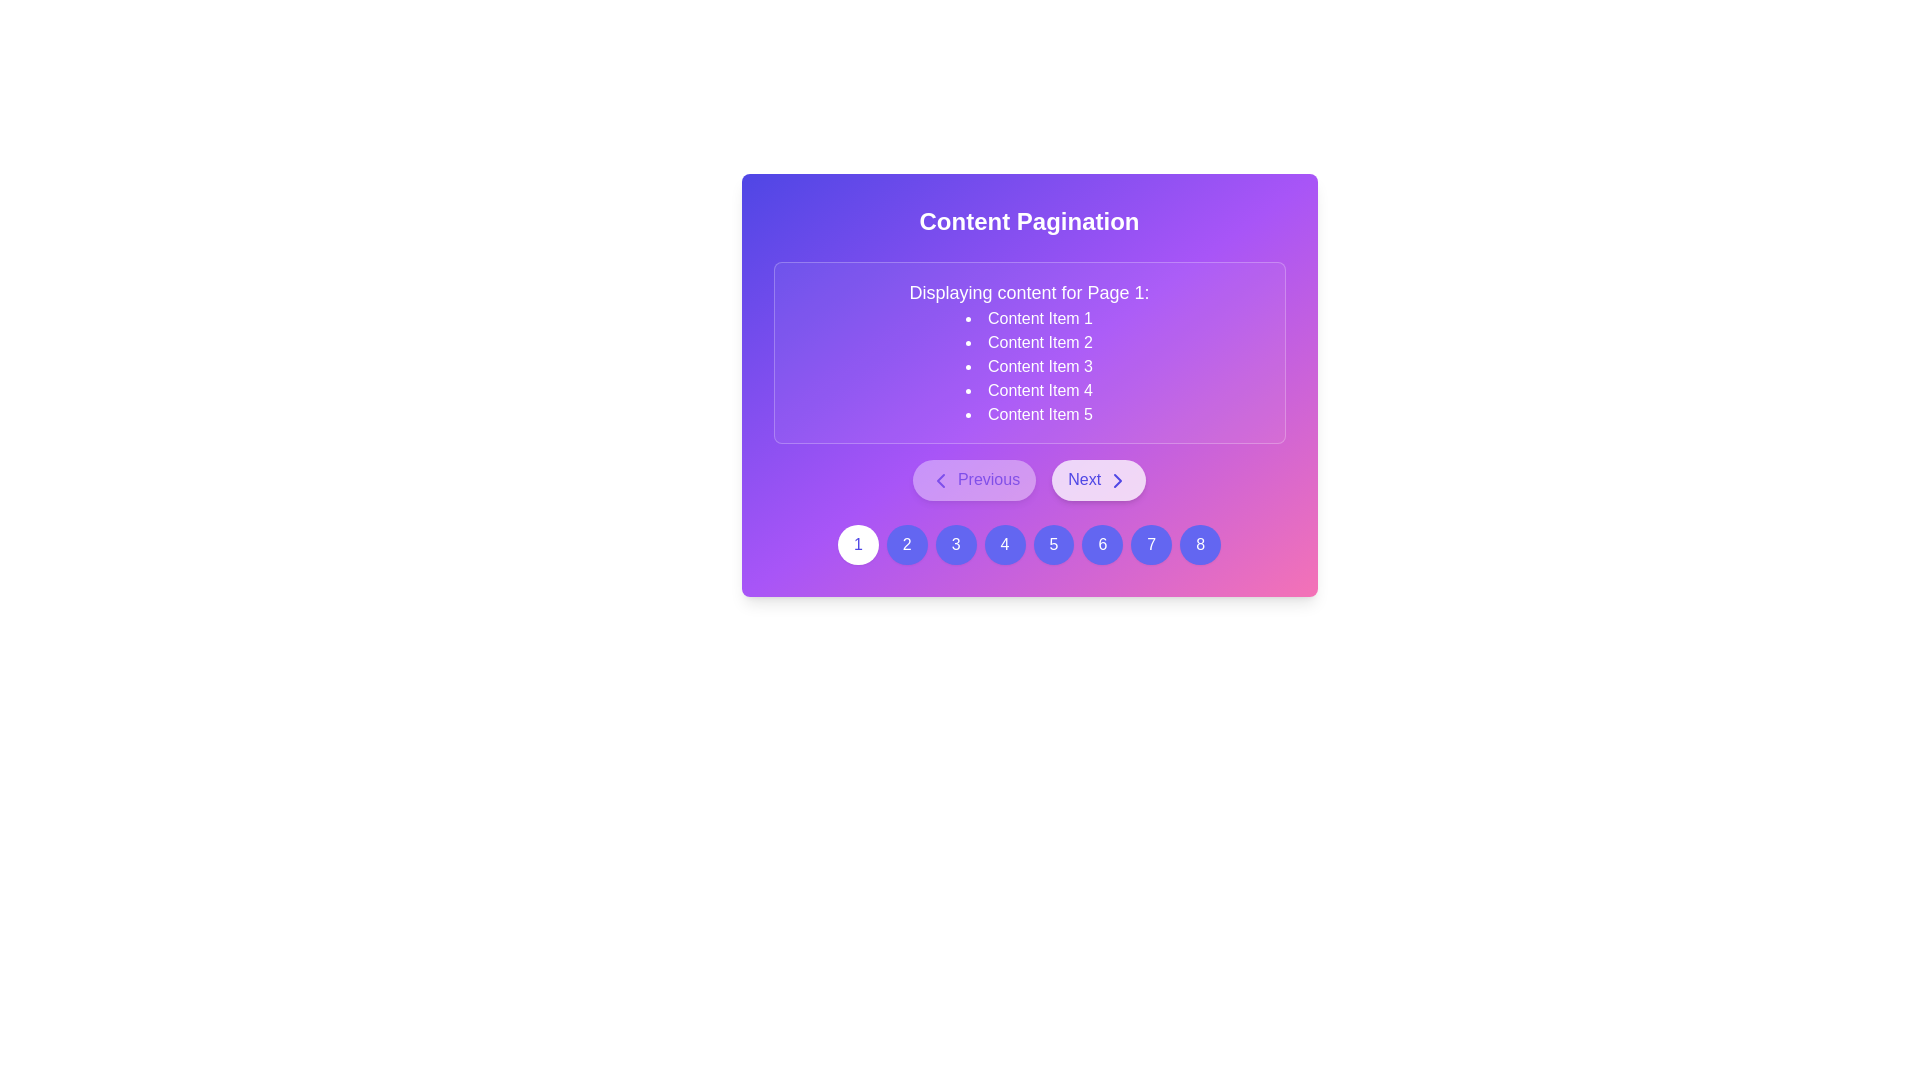 The image size is (1920, 1080). I want to click on the text item 'Content Item 5' in the bulleted list, which is the fifth item positioned below 'Content Item 4' and is part of a vertical list with a gradient background, so click(1029, 414).